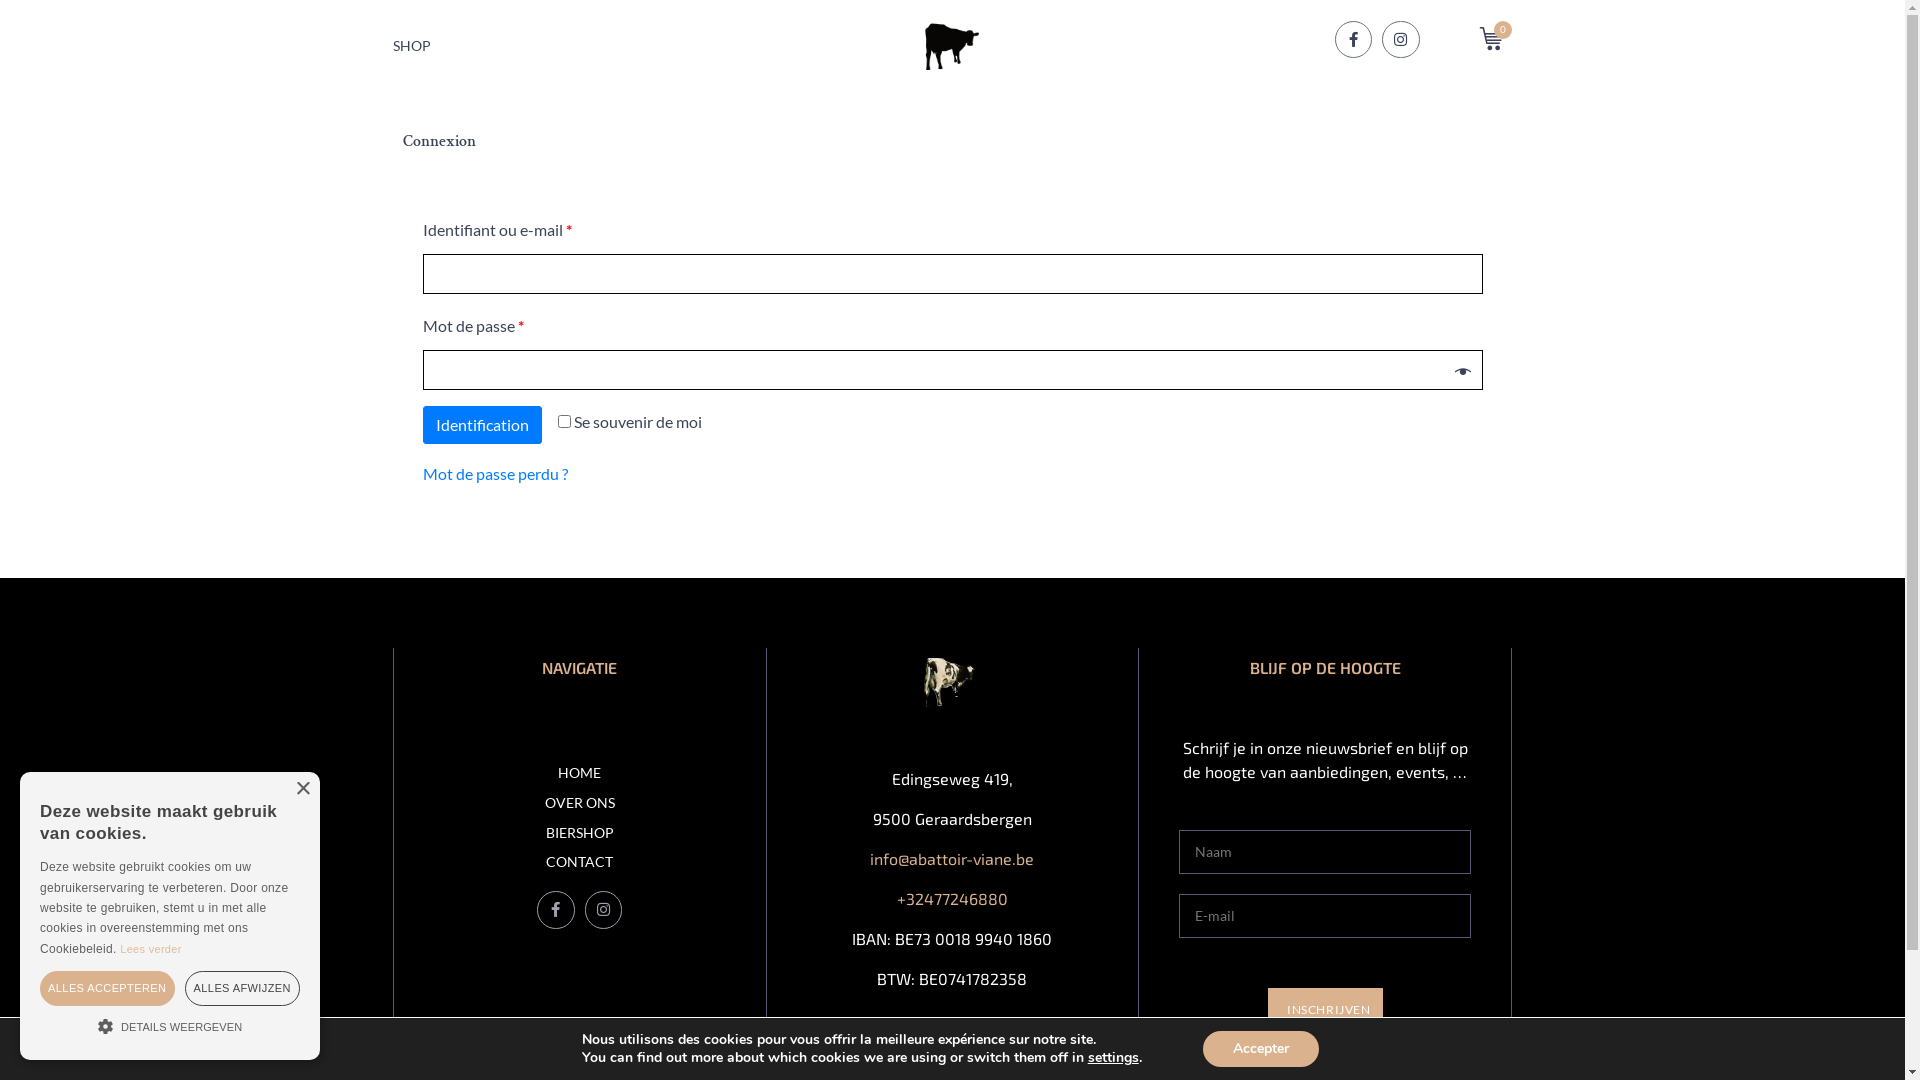 The image size is (1920, 1080). I want to click on 'CONTACT', so click(579, 861).